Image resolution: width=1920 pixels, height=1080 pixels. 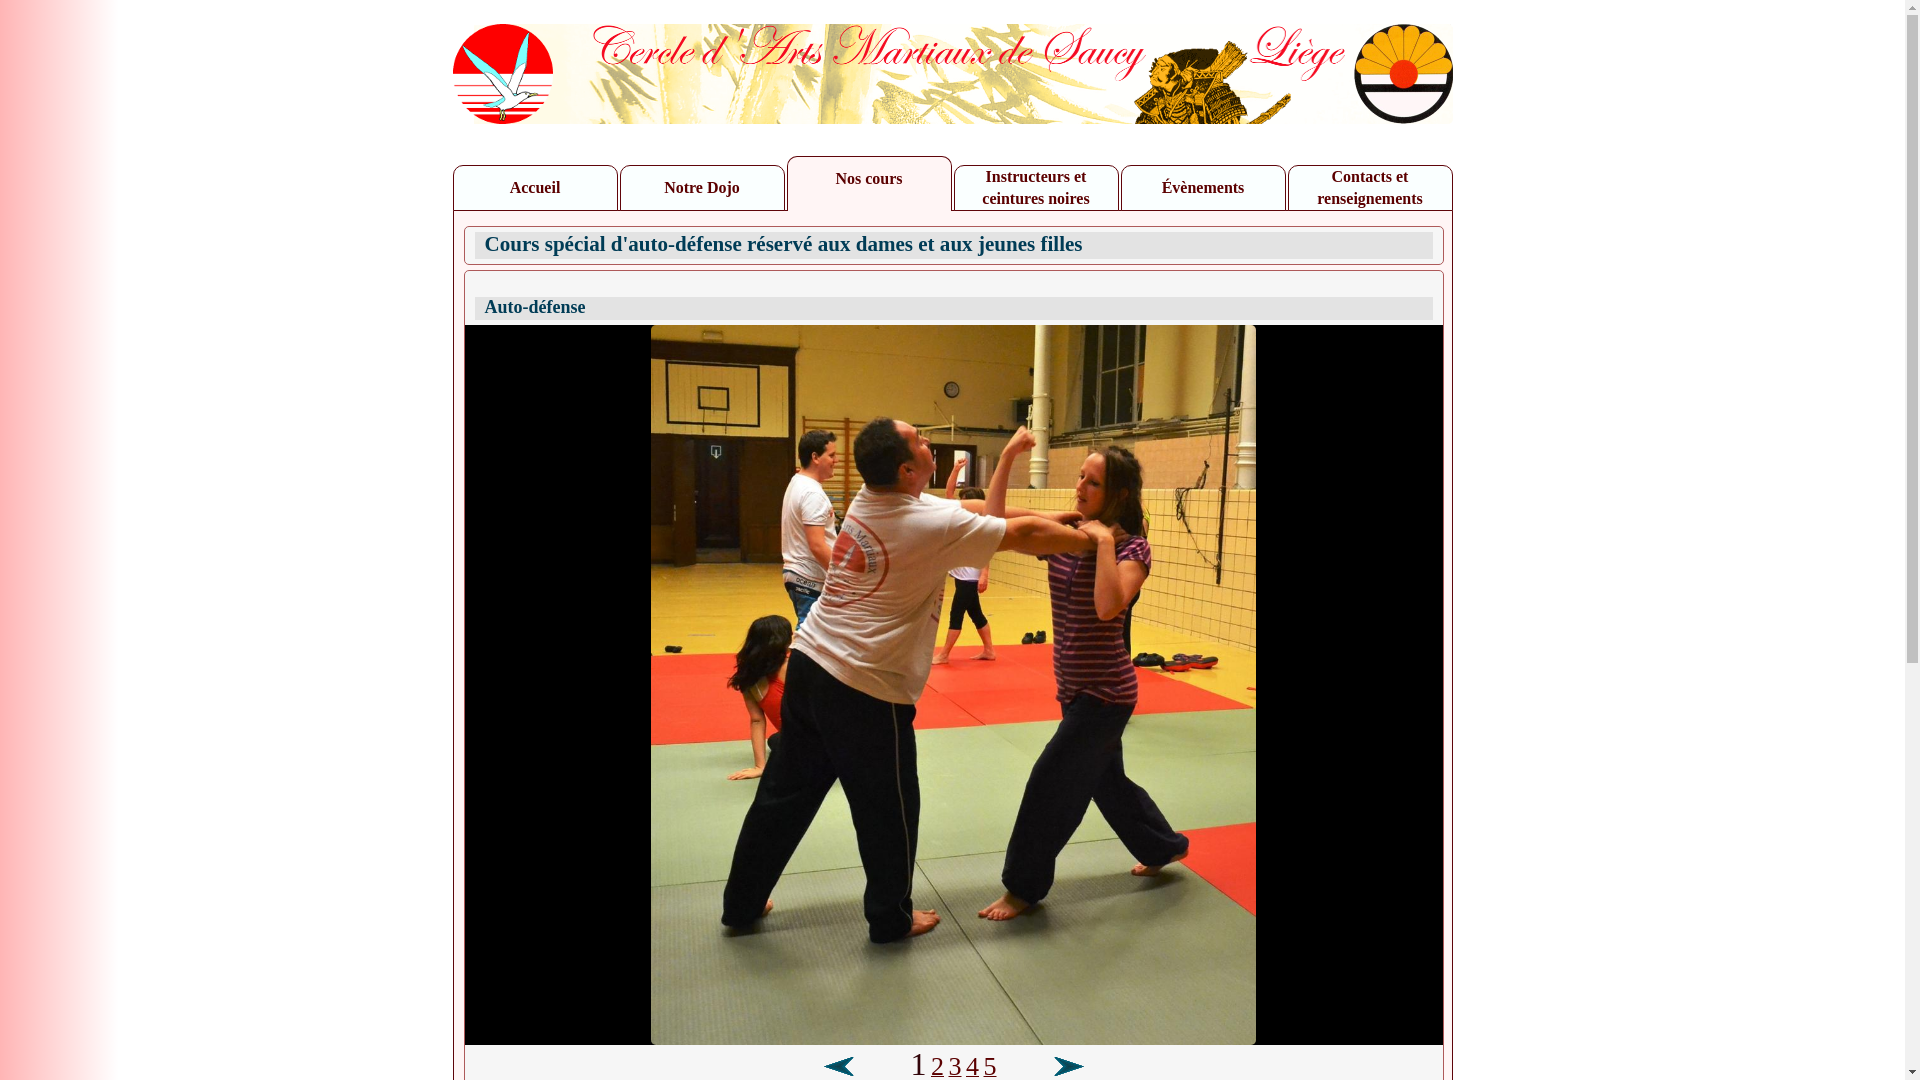 I want to click on 'Notre Dojo', so click(x=701, y=188).